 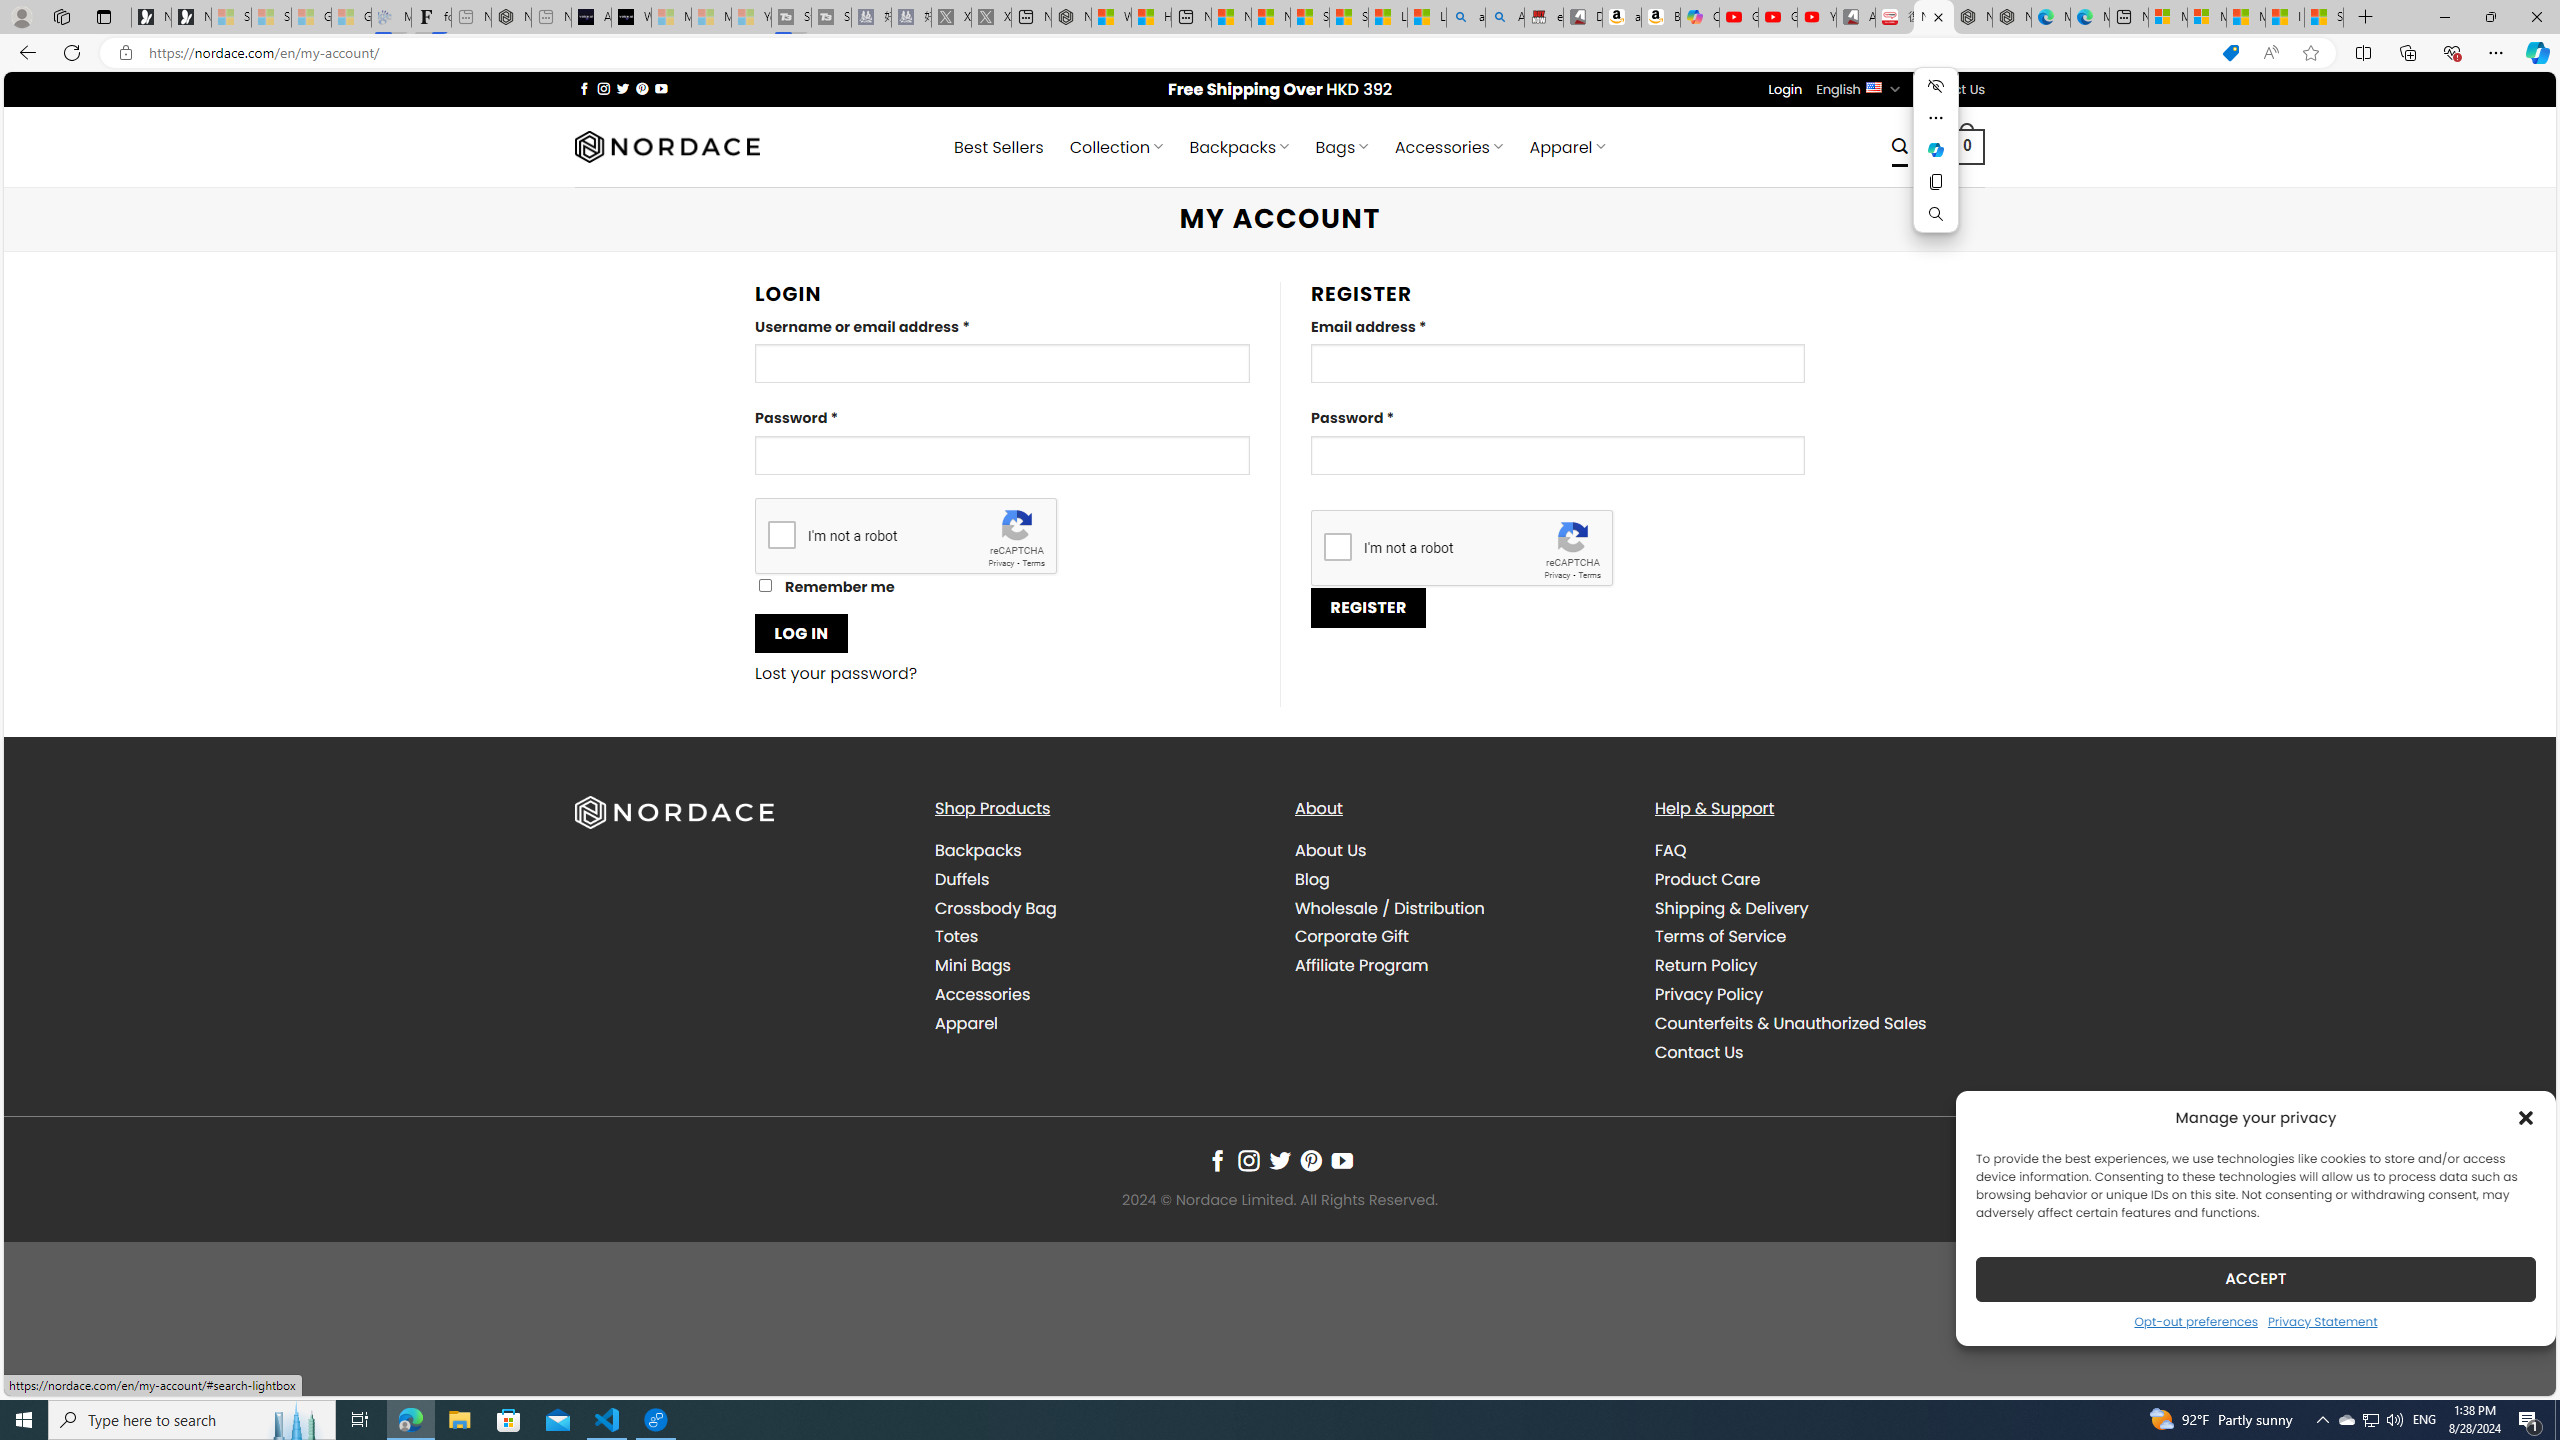 I want to click on 'Follow on Pinterest', so click(x=1309, y=1160).